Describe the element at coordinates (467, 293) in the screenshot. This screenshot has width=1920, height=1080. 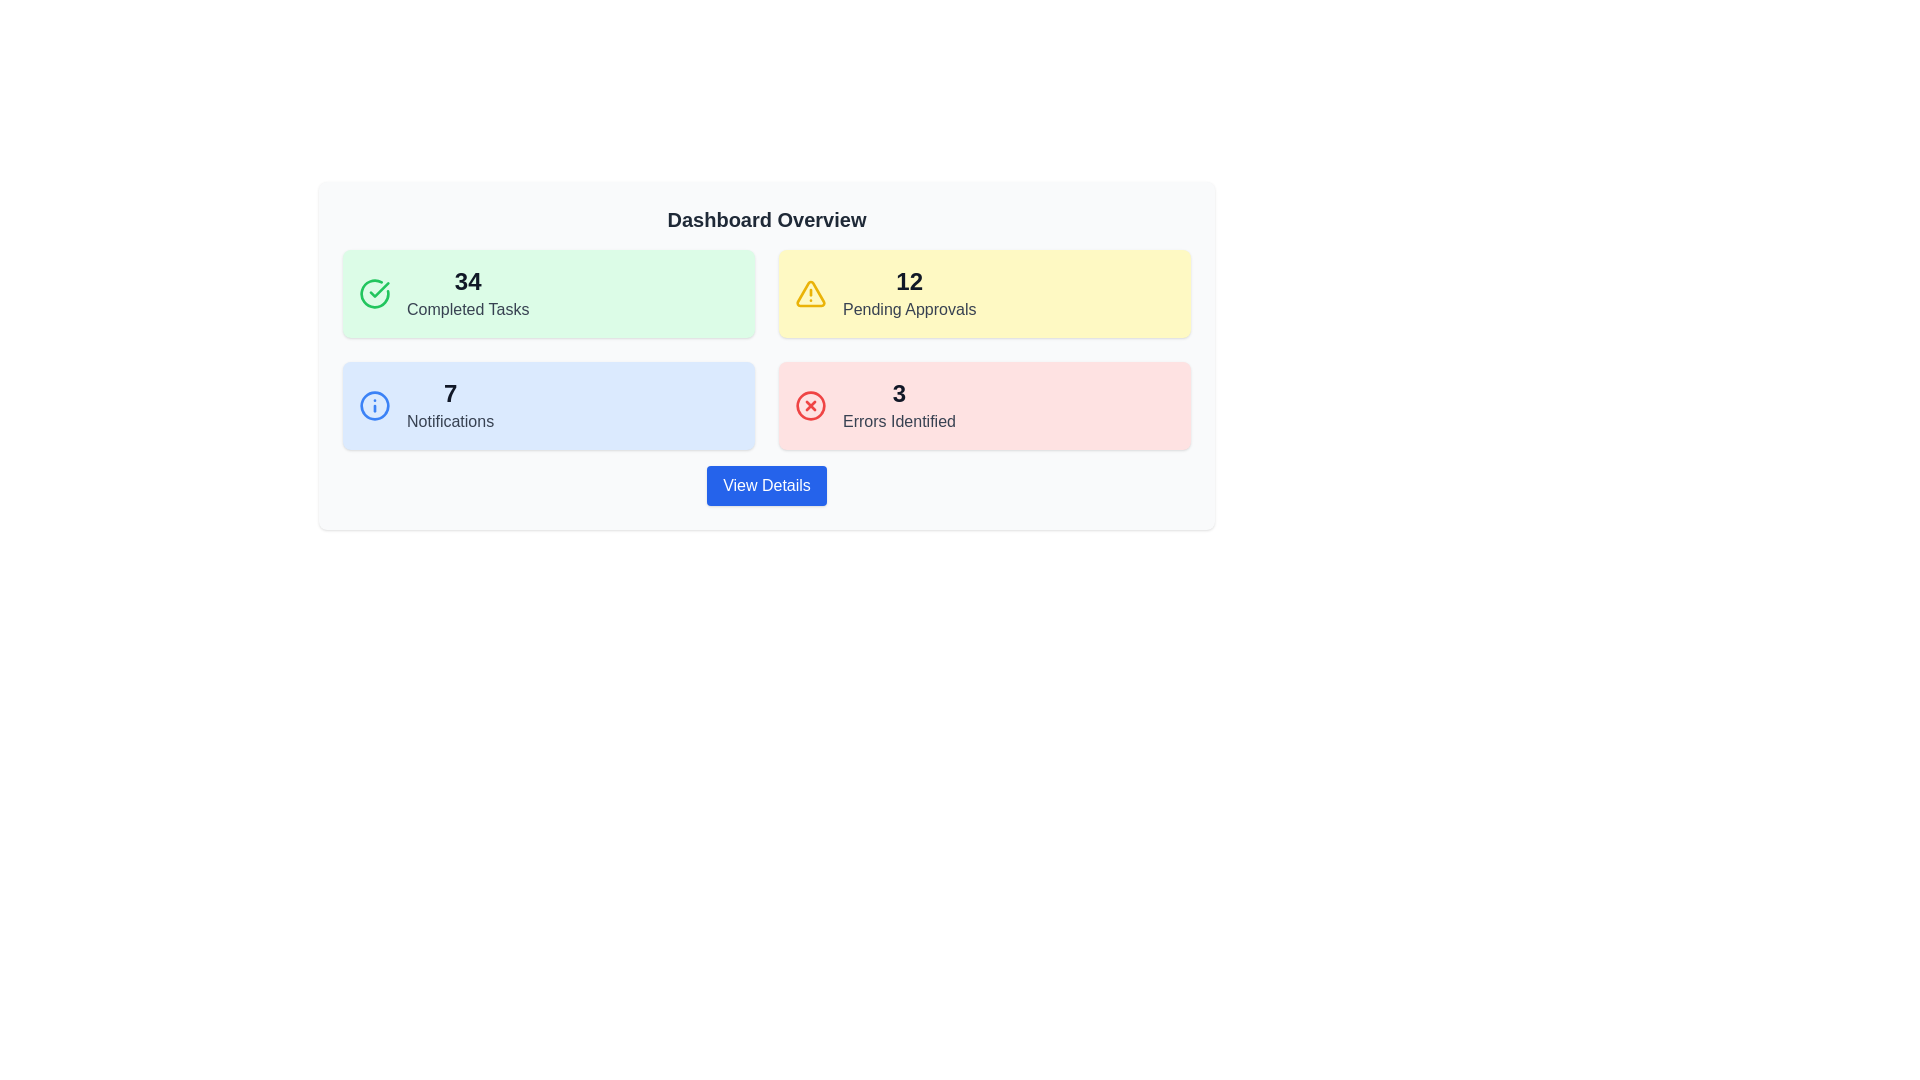
I see `displayed text '34 Completed Tasks' from the text-based informational display located in the green notification box at the top-left corner of the grid layout` at that location.